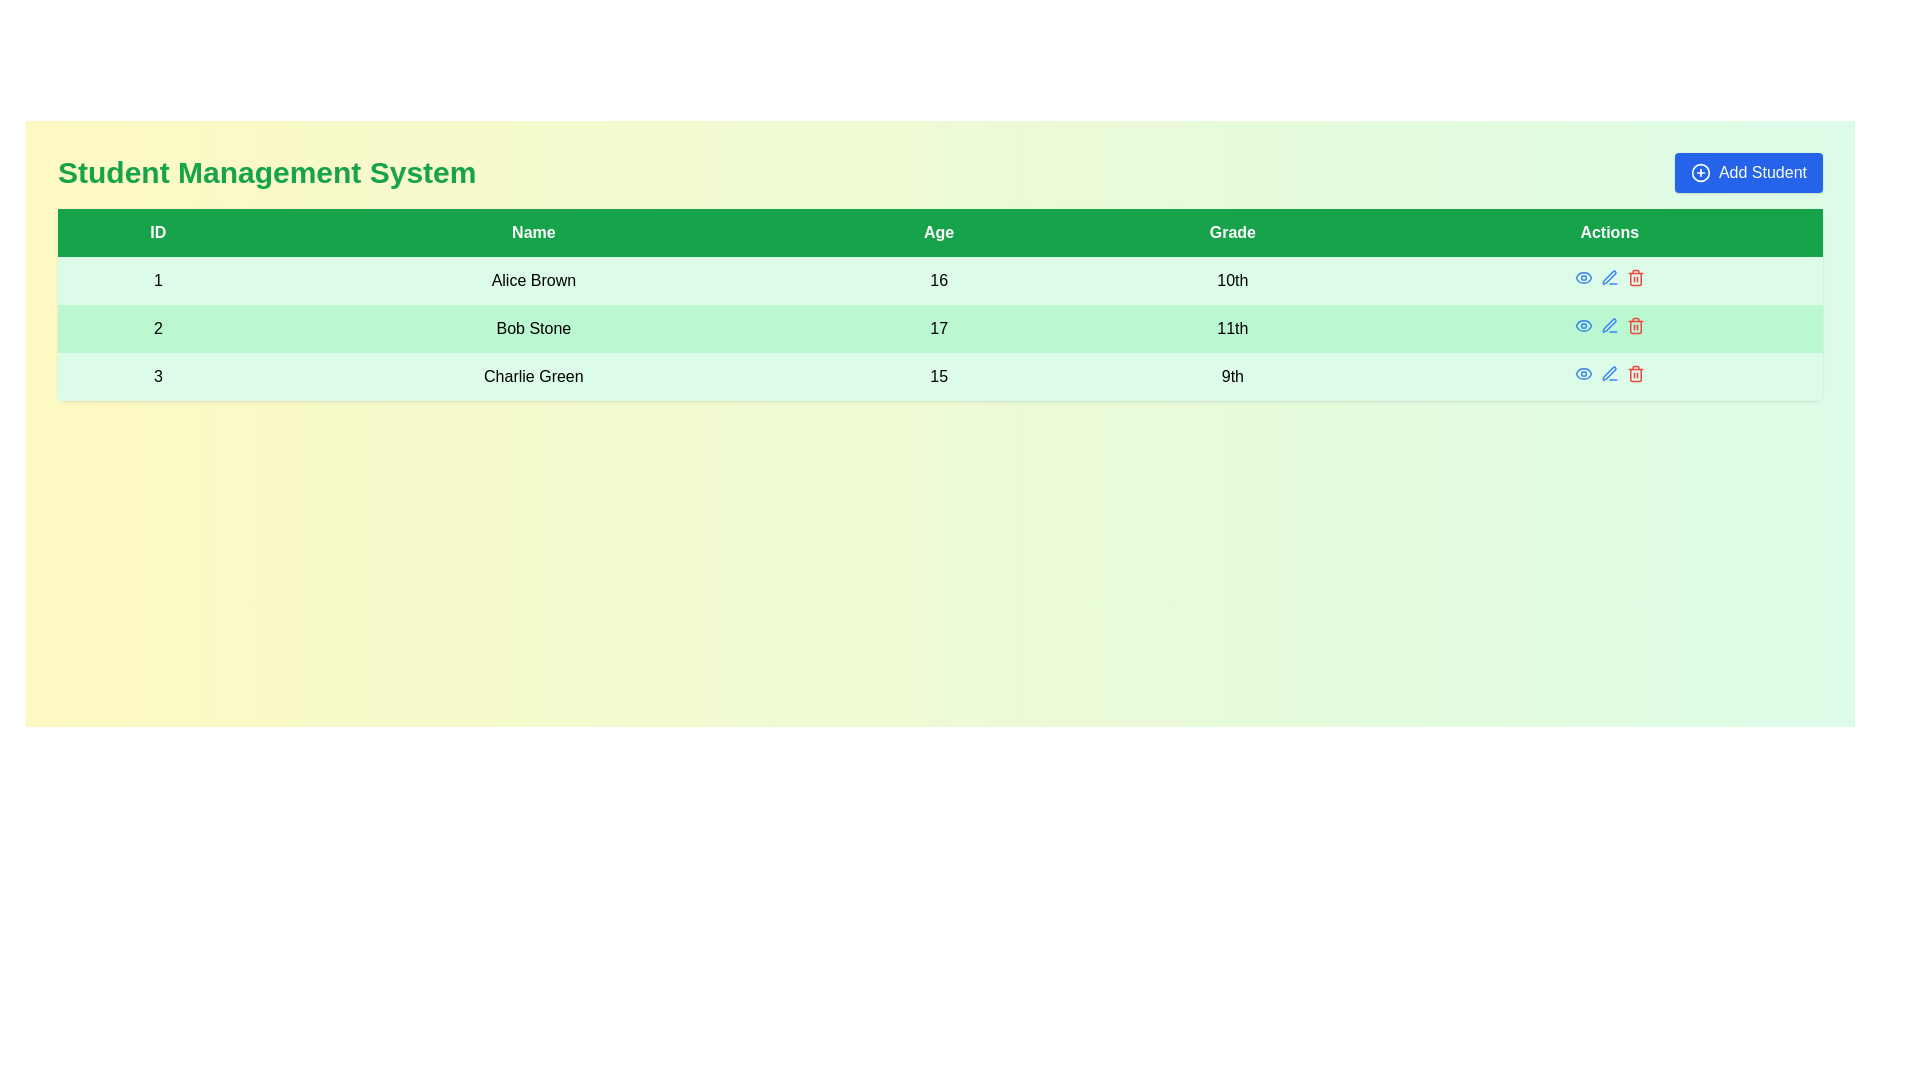  Describe the element at coordinates (1582, 325) in the screenshot. I see `the first icon in the 'Actions' column of the second row of the table` at that location.